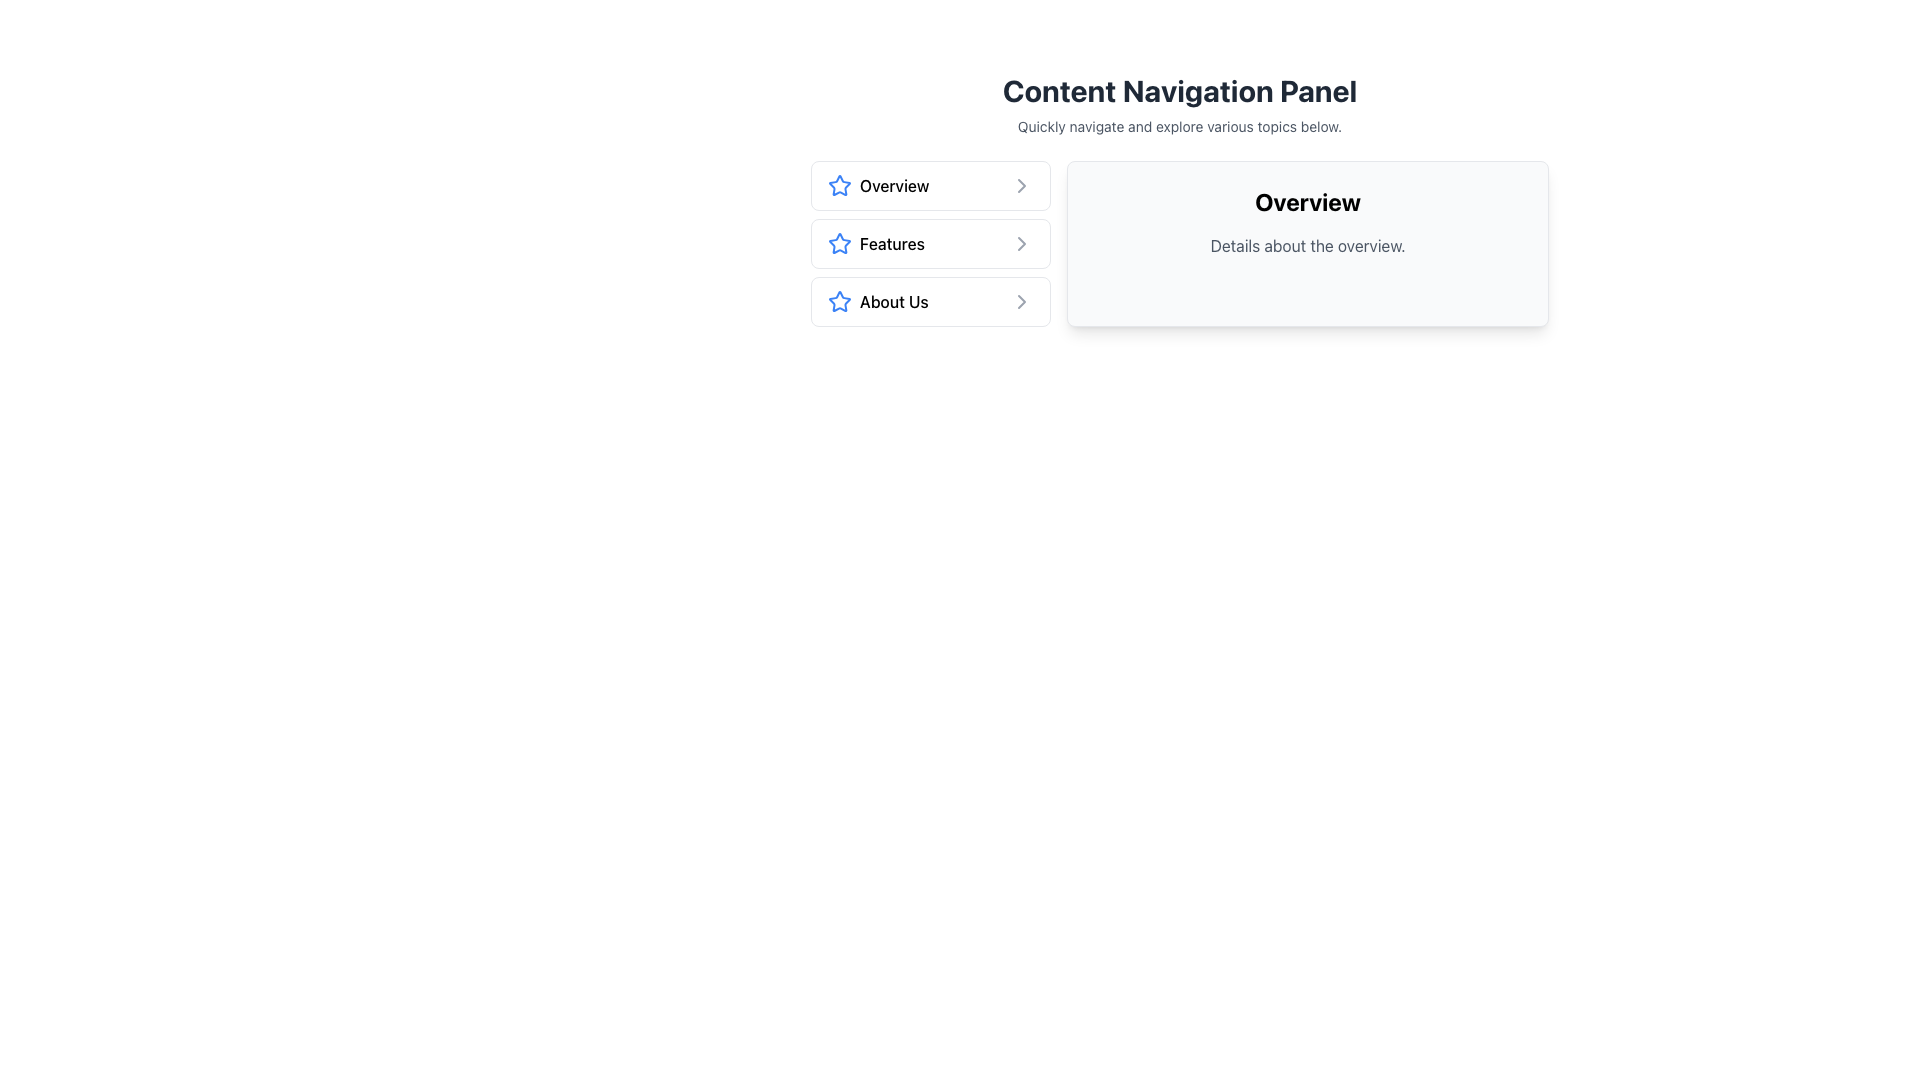 The image size is (1920, 1080). What do you see at coordinates (1022, 185) in the screenshot?
I see `the right-pointing chevron icon located in the Overview section of the content navigation panel, which is styled in light gray and follows modern minimalistic patterns` at bounding box center [1022, 185].